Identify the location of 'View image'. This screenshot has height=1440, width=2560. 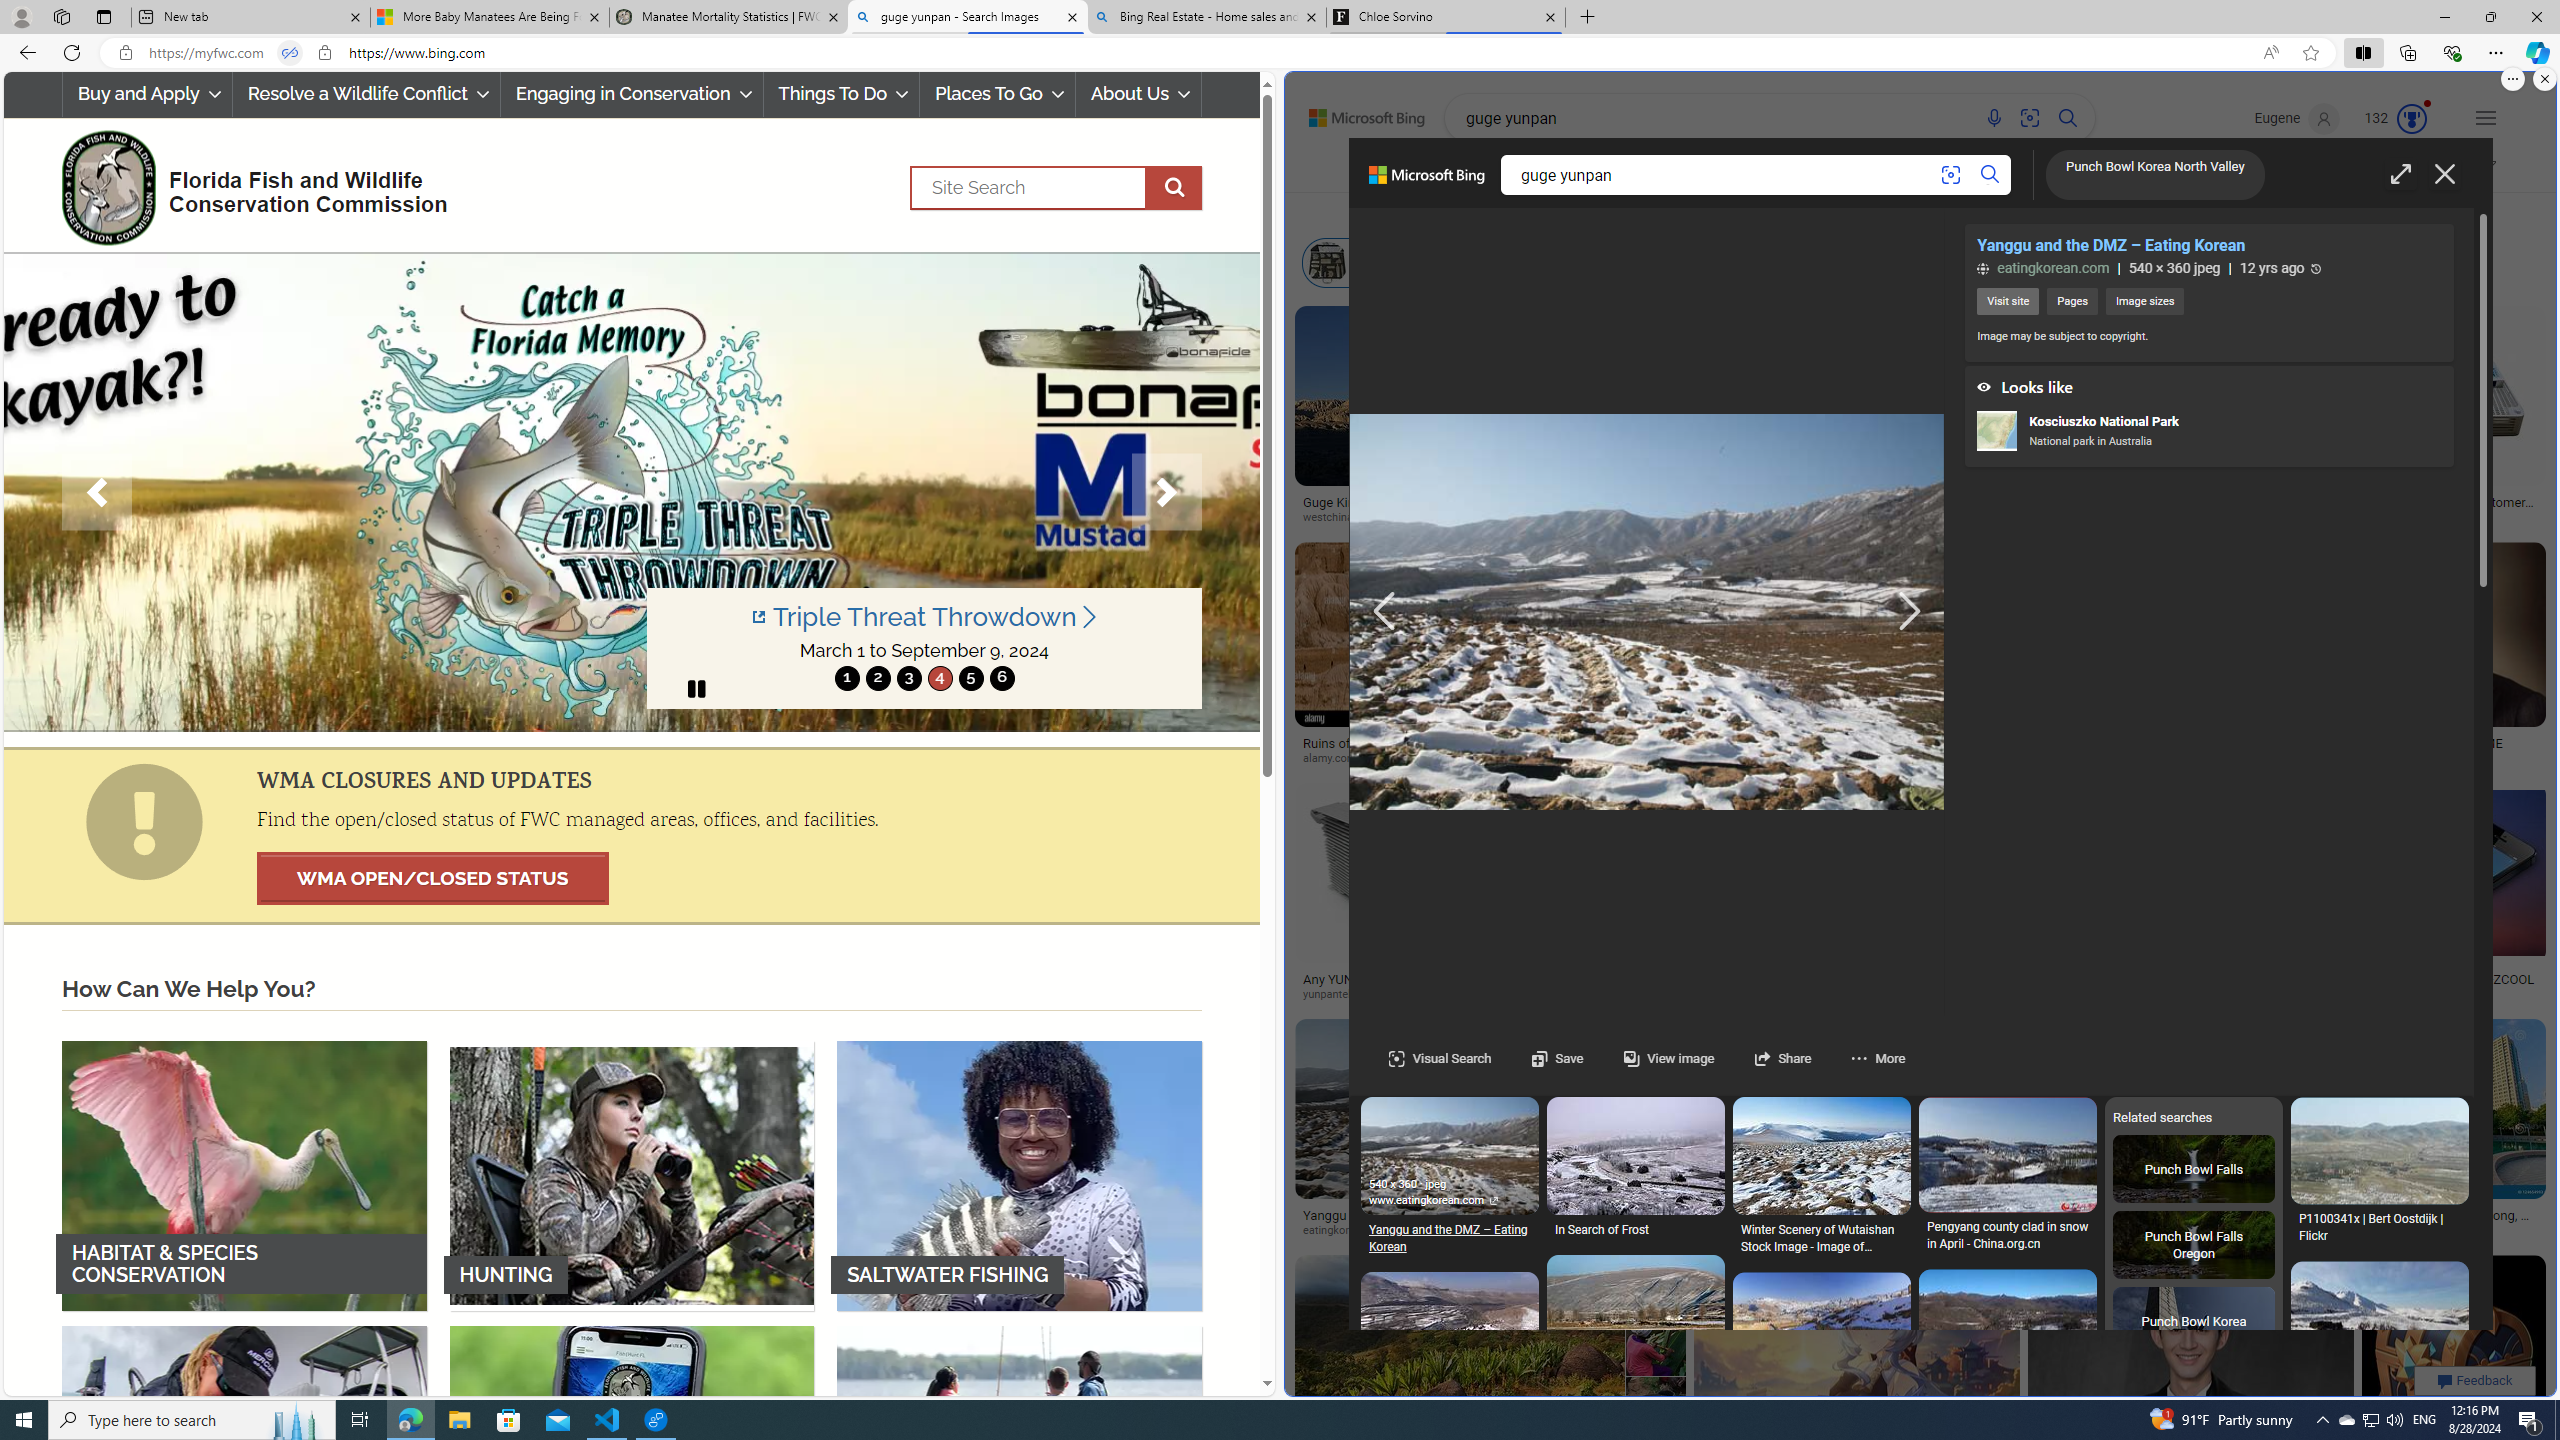
(1668, 1057).